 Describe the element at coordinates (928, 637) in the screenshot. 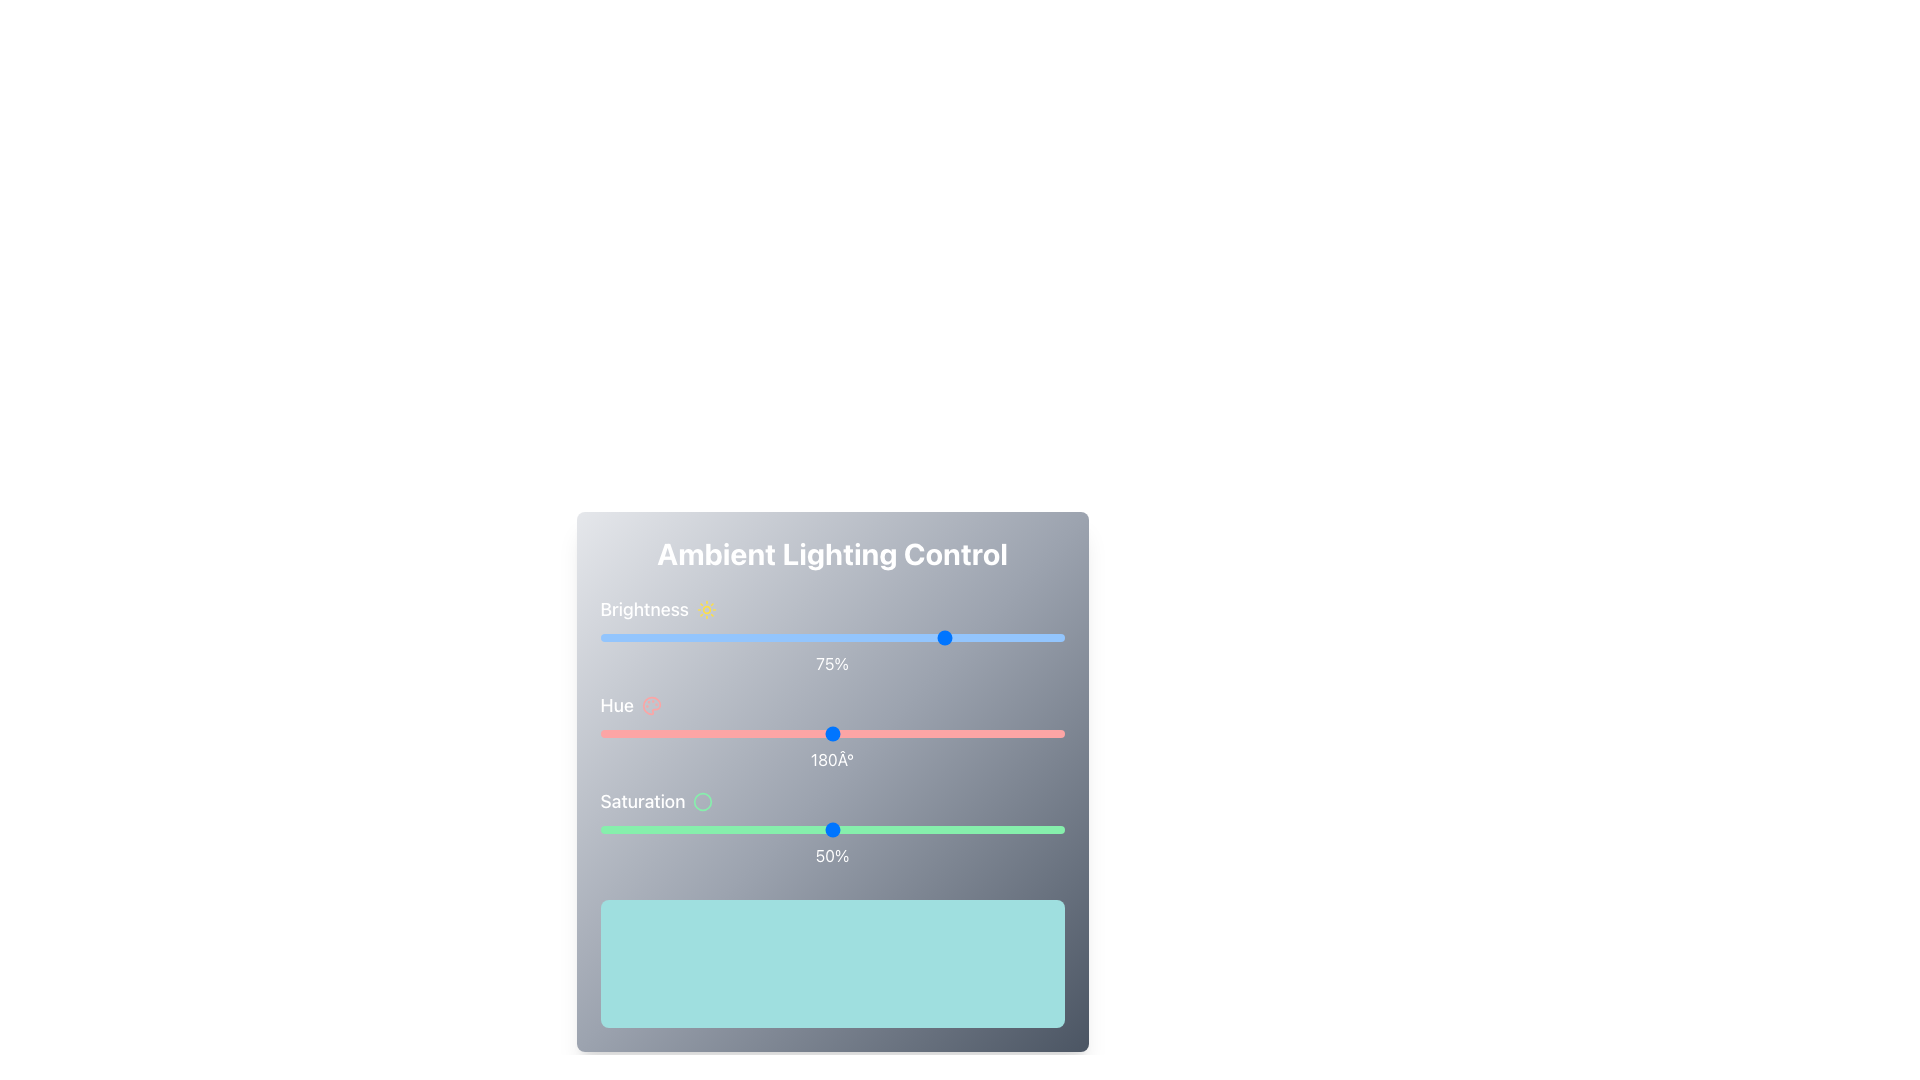

I see `brightness` at that location.